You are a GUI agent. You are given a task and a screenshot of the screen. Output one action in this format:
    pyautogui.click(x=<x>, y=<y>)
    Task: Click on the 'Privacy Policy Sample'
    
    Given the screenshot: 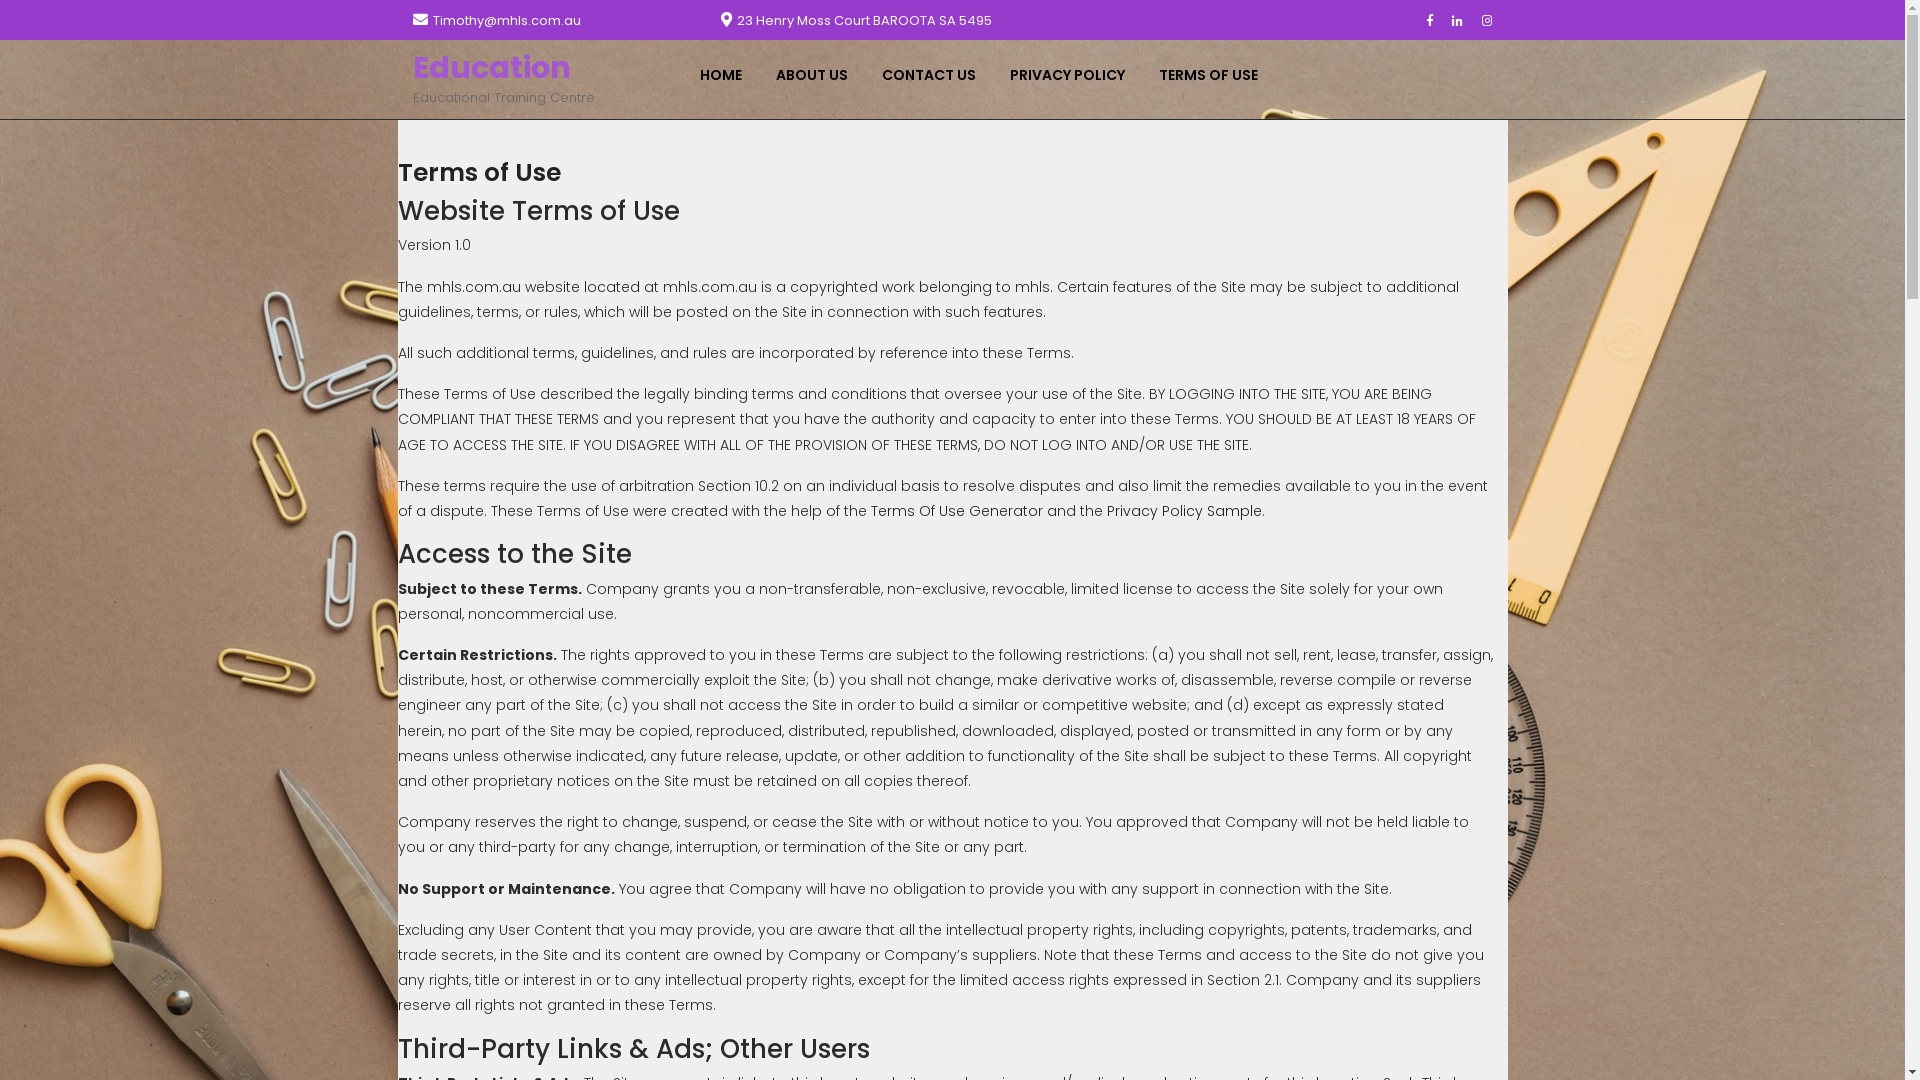 What is the action you would take?
    pyautogui.click(x=1104, y=509)
    